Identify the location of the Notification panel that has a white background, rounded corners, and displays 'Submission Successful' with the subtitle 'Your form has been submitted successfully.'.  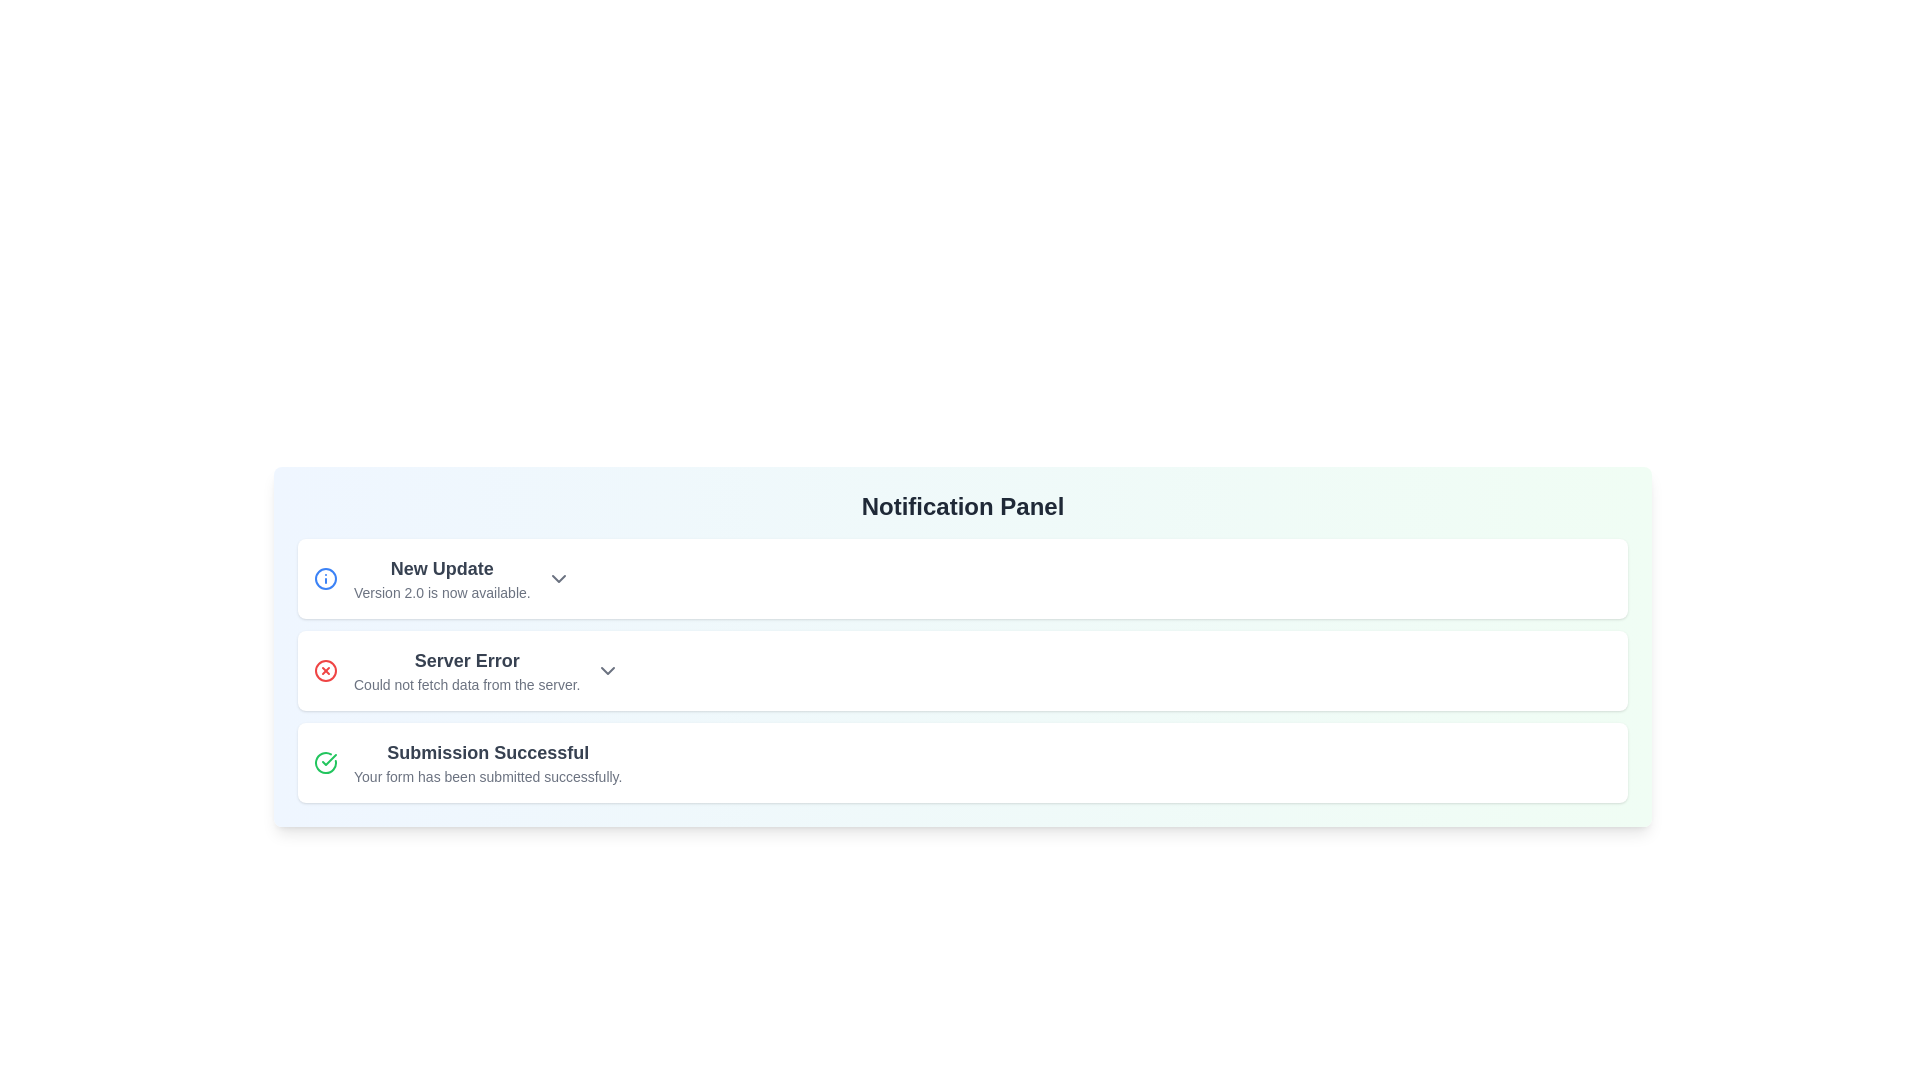
(963, 763).